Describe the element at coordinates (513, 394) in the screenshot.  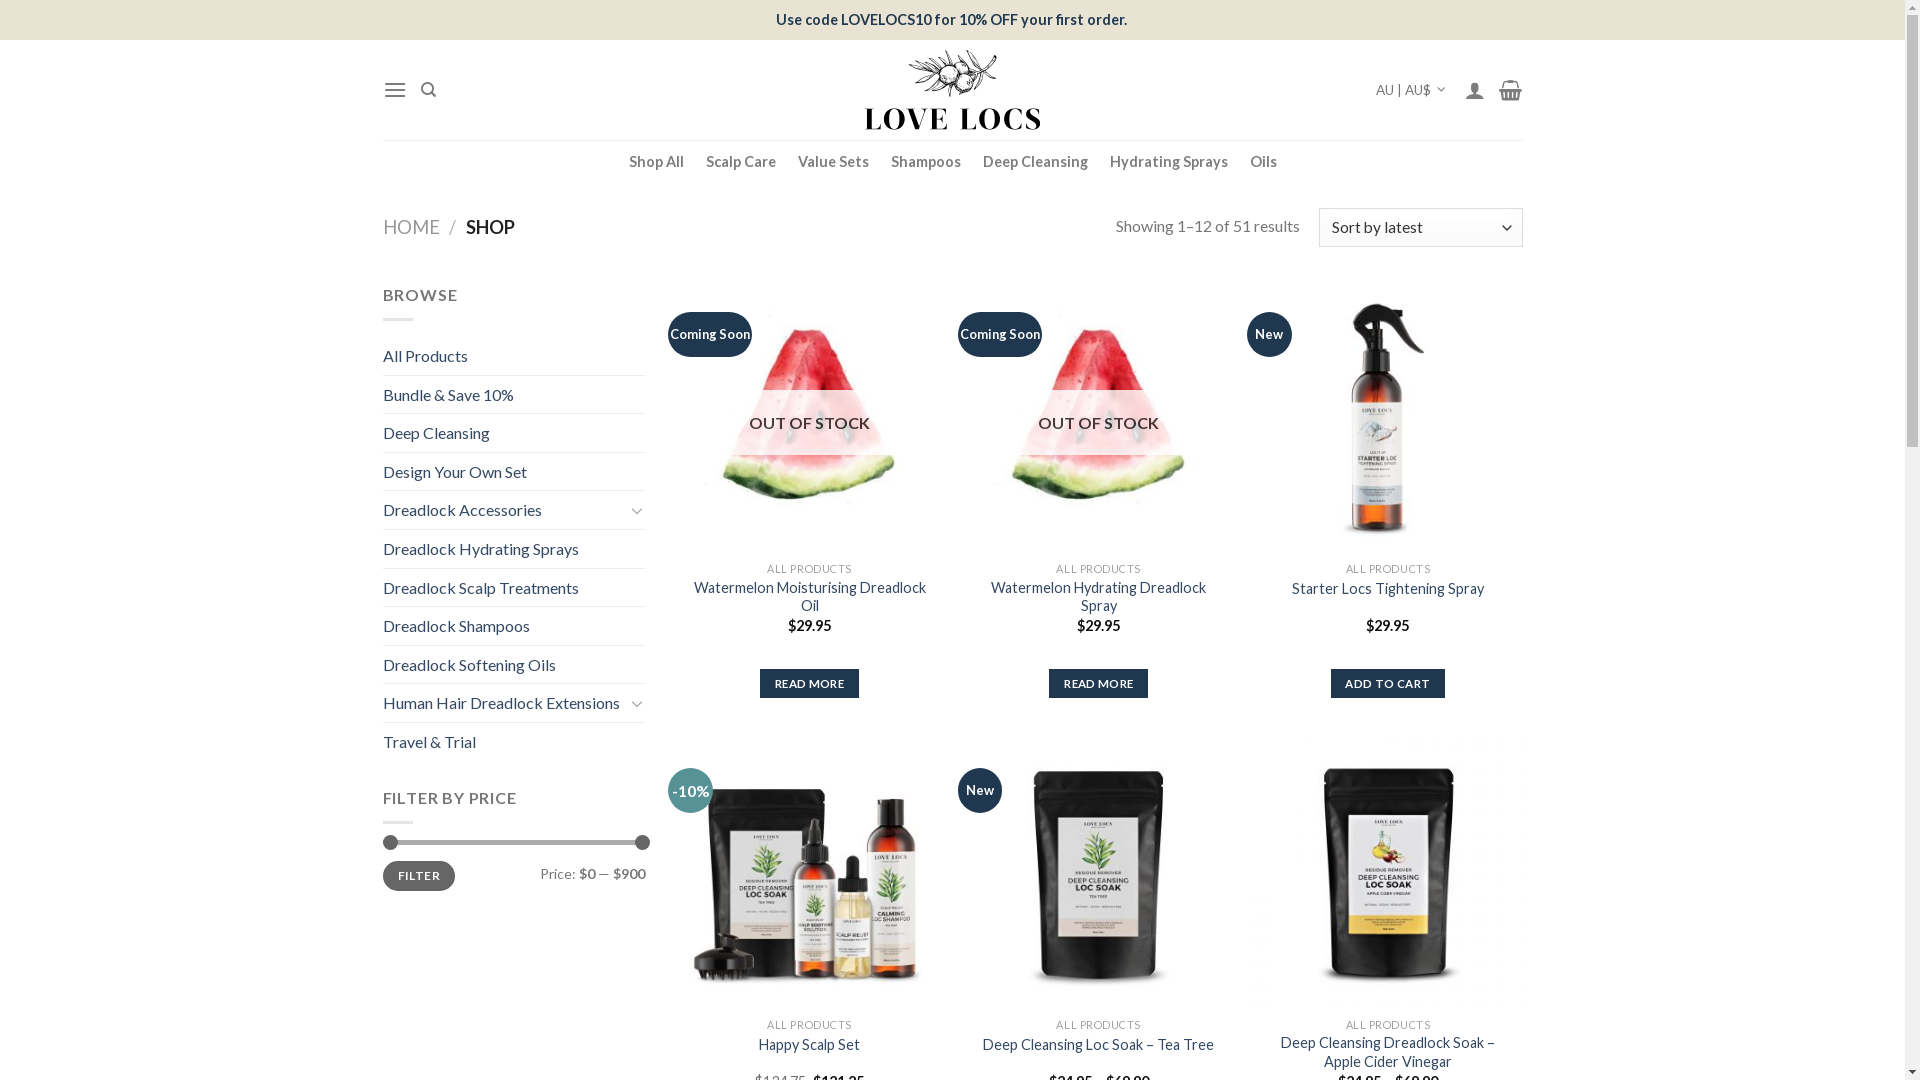
I see `'Bundle & Save 10%'` at that location.